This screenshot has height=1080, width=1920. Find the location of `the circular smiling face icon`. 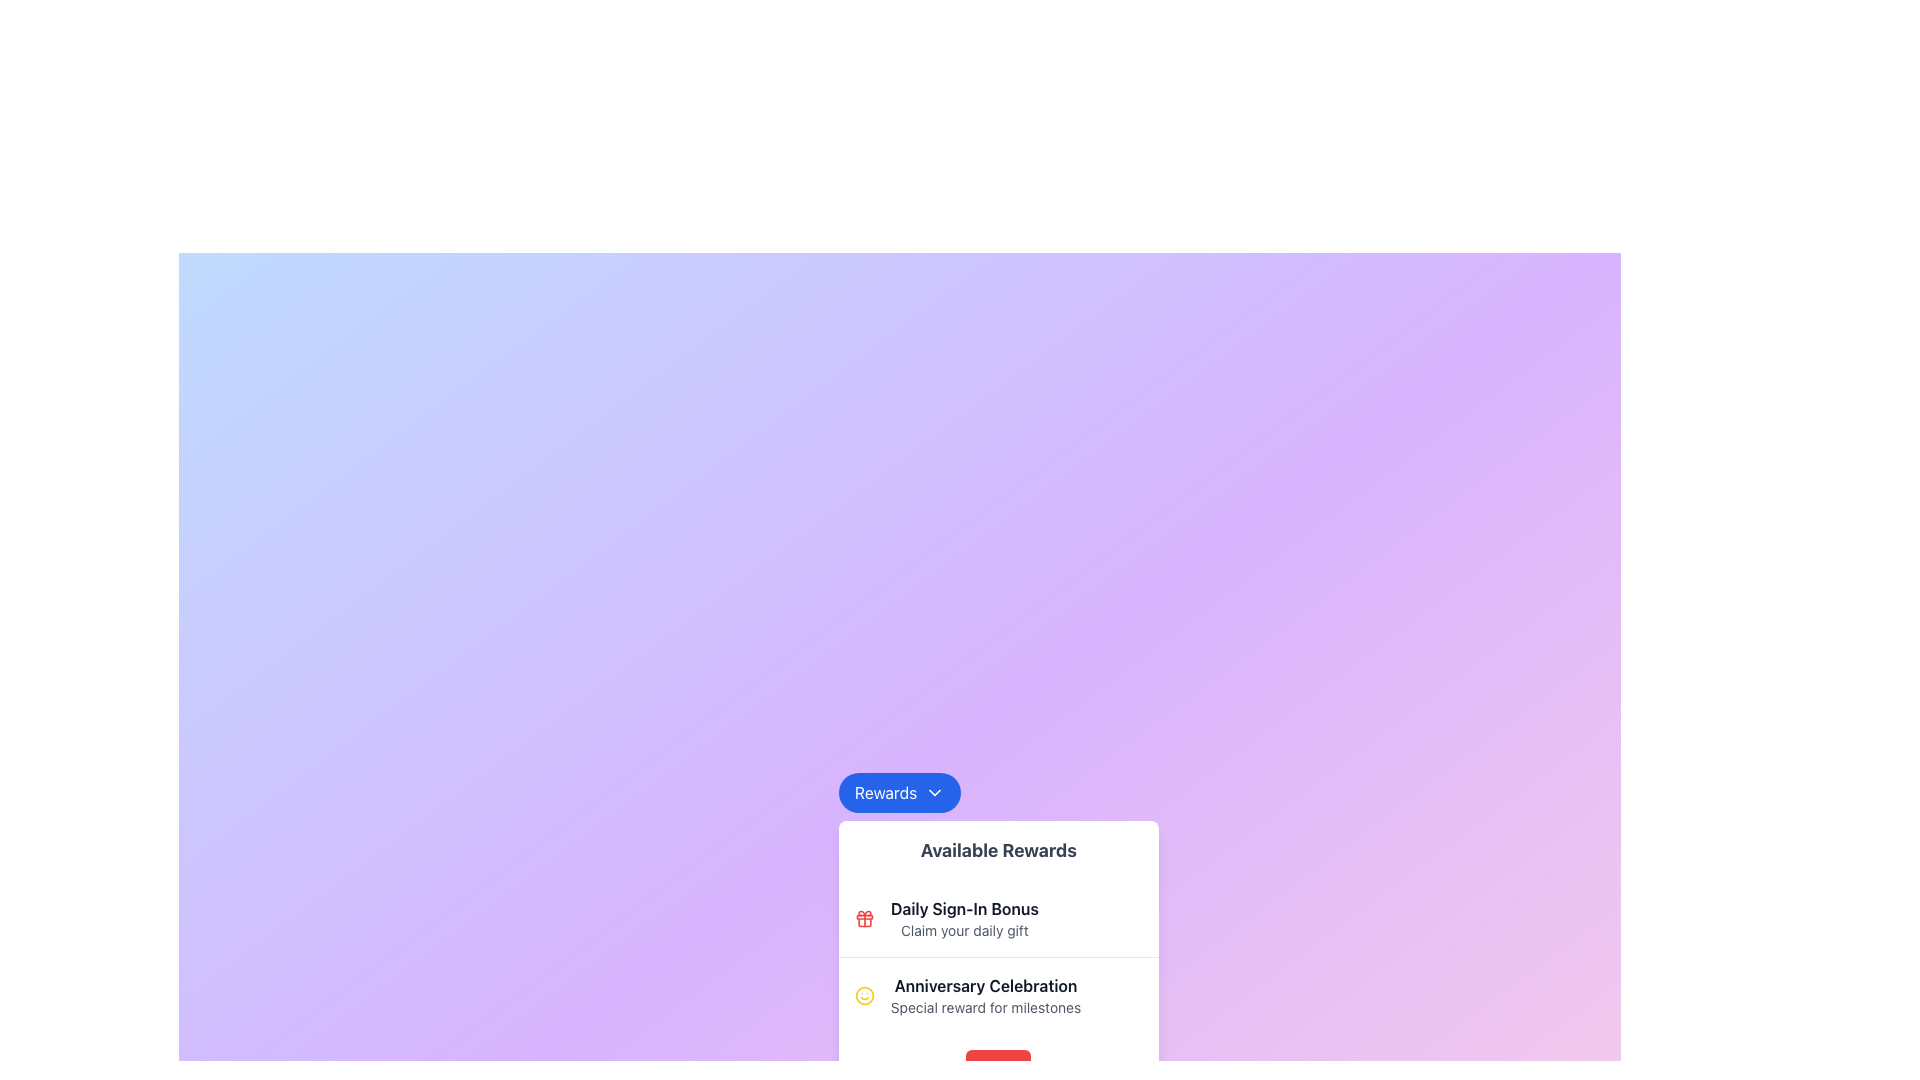

the circular smiling face icon is located at coordinates (864, 995).